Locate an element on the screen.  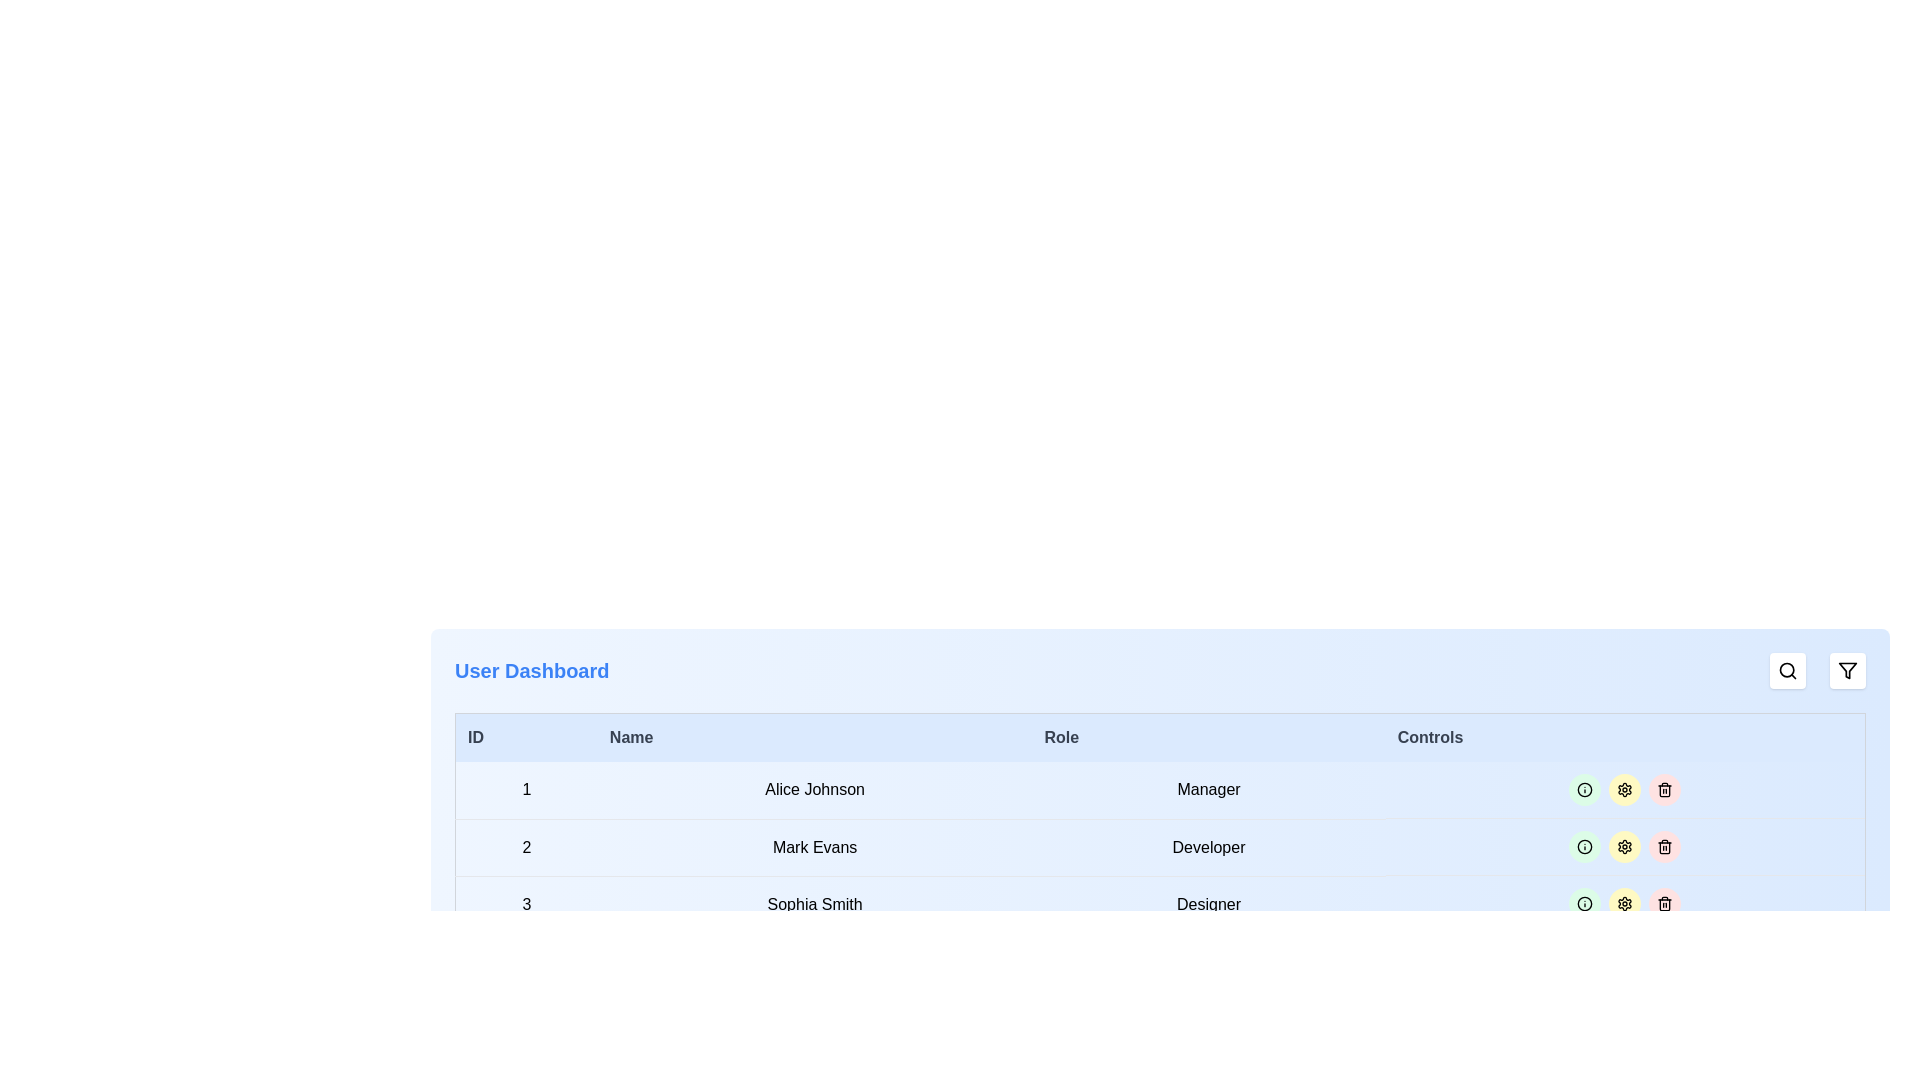
the filter icon located at the top-right corner of the interface, near the search icon, which visually represents filtering functionality is located at coordinates (1847, 671).